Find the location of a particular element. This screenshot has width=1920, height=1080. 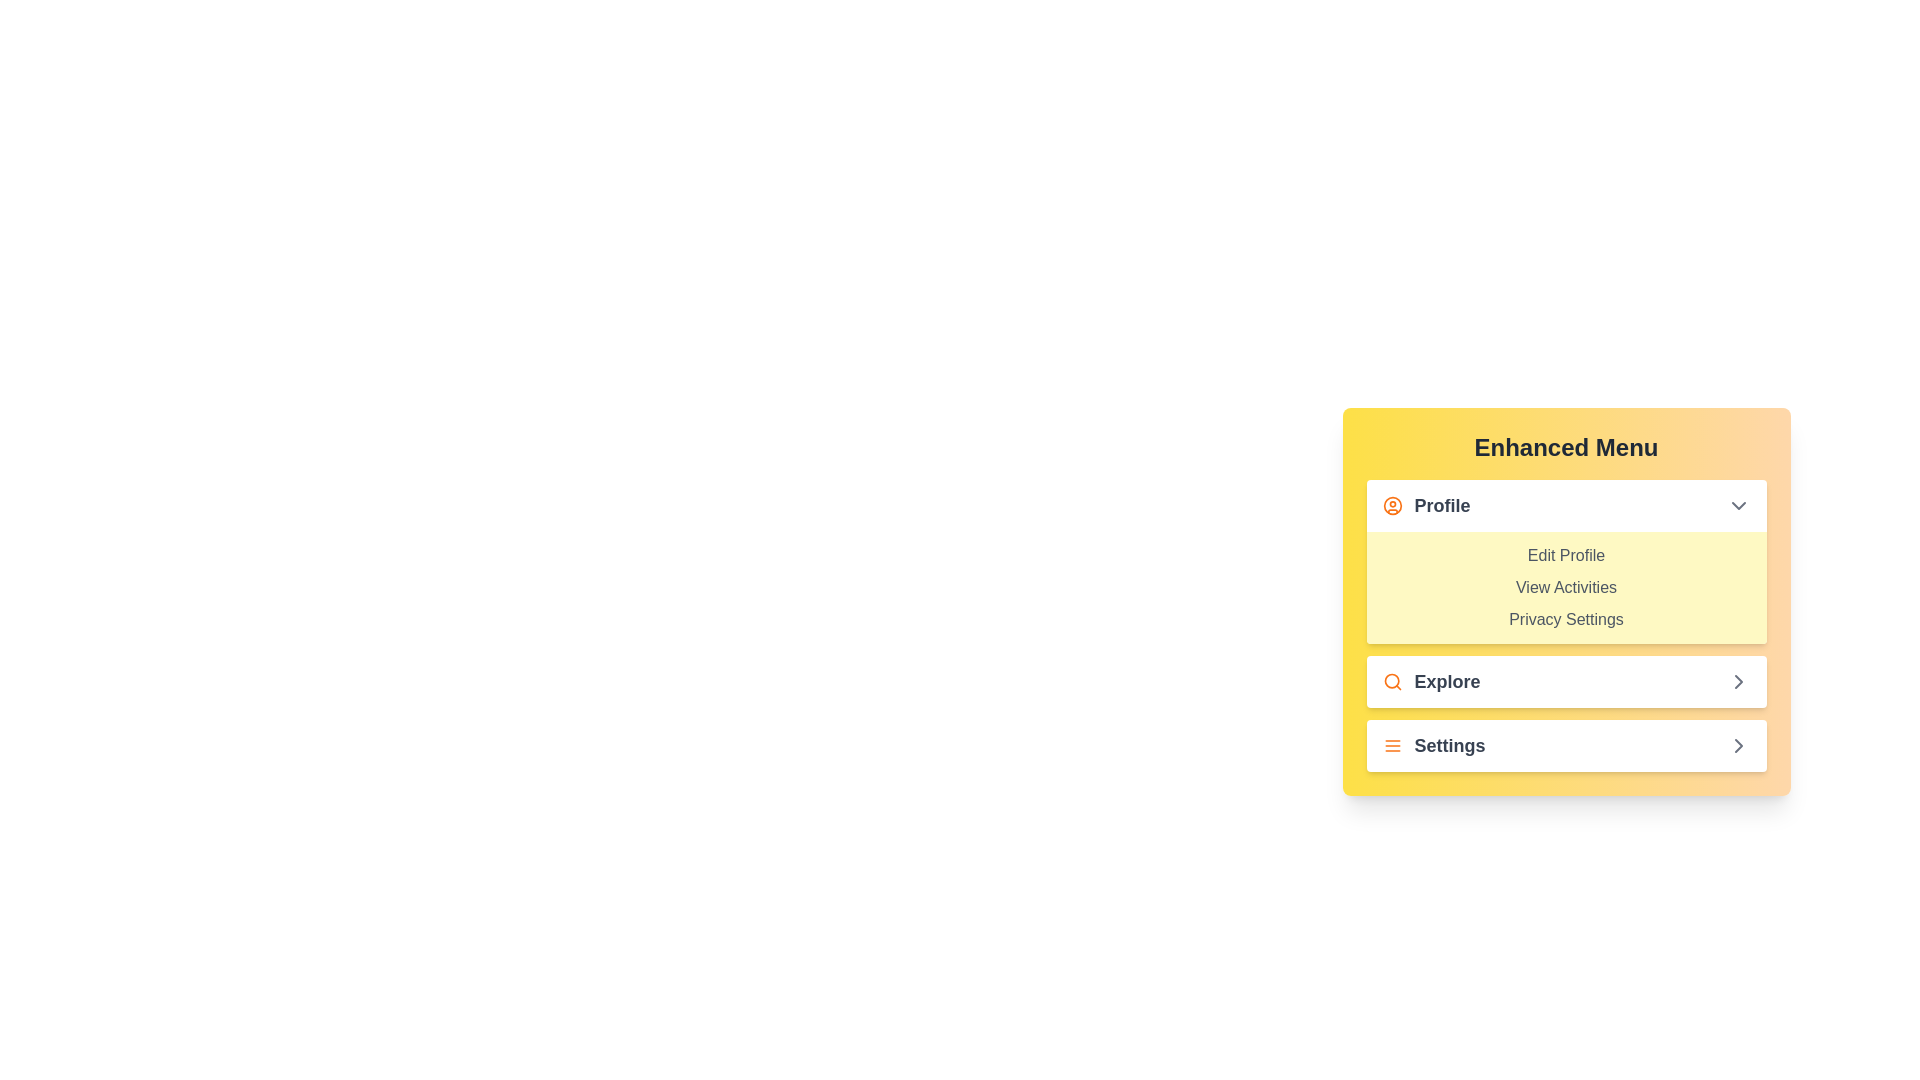

the orange circular user silhouette icon located next to the 'Profile' label in the 'Enhanced Menu' is located at coordinates (1391, 504).